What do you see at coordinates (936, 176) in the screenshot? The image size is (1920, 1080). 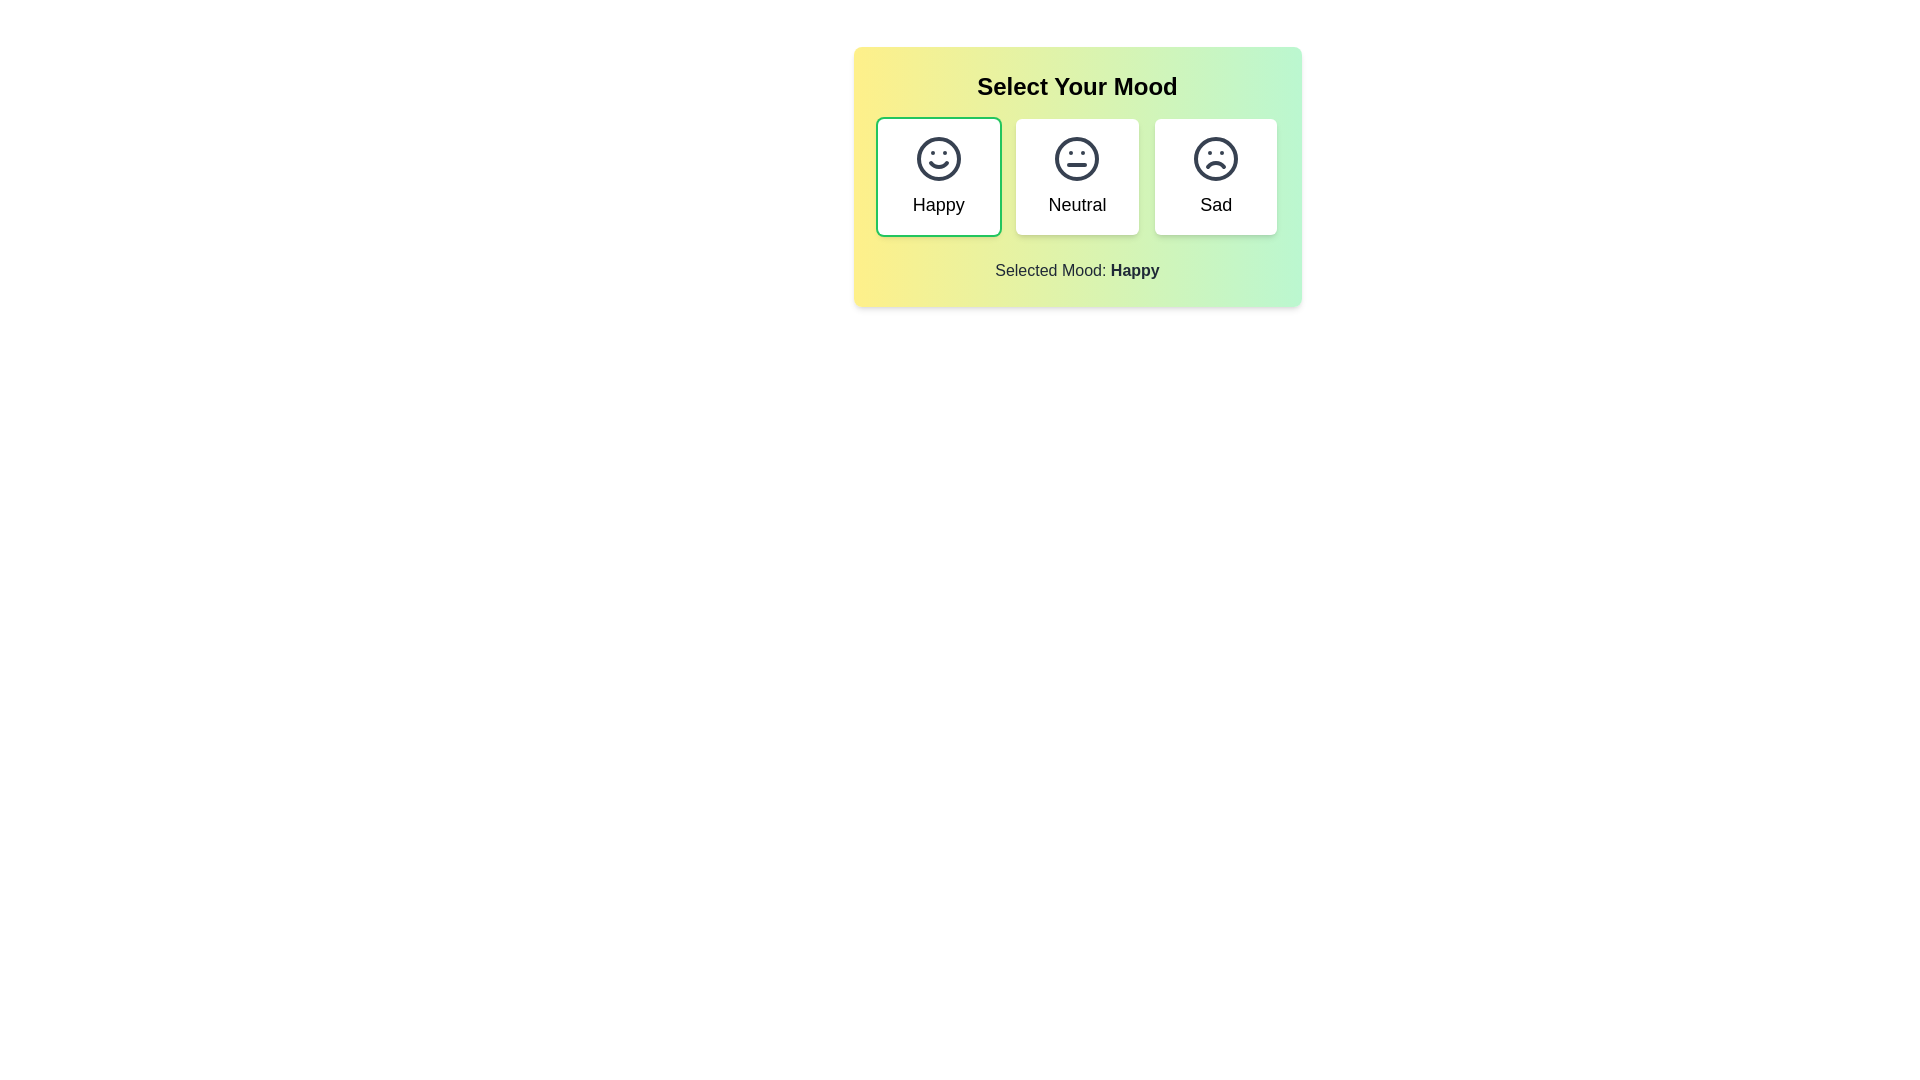 I see `the 'Happy' mood selectable card located in the top-left corner of the grid layout` at bounding box center [936, 176].